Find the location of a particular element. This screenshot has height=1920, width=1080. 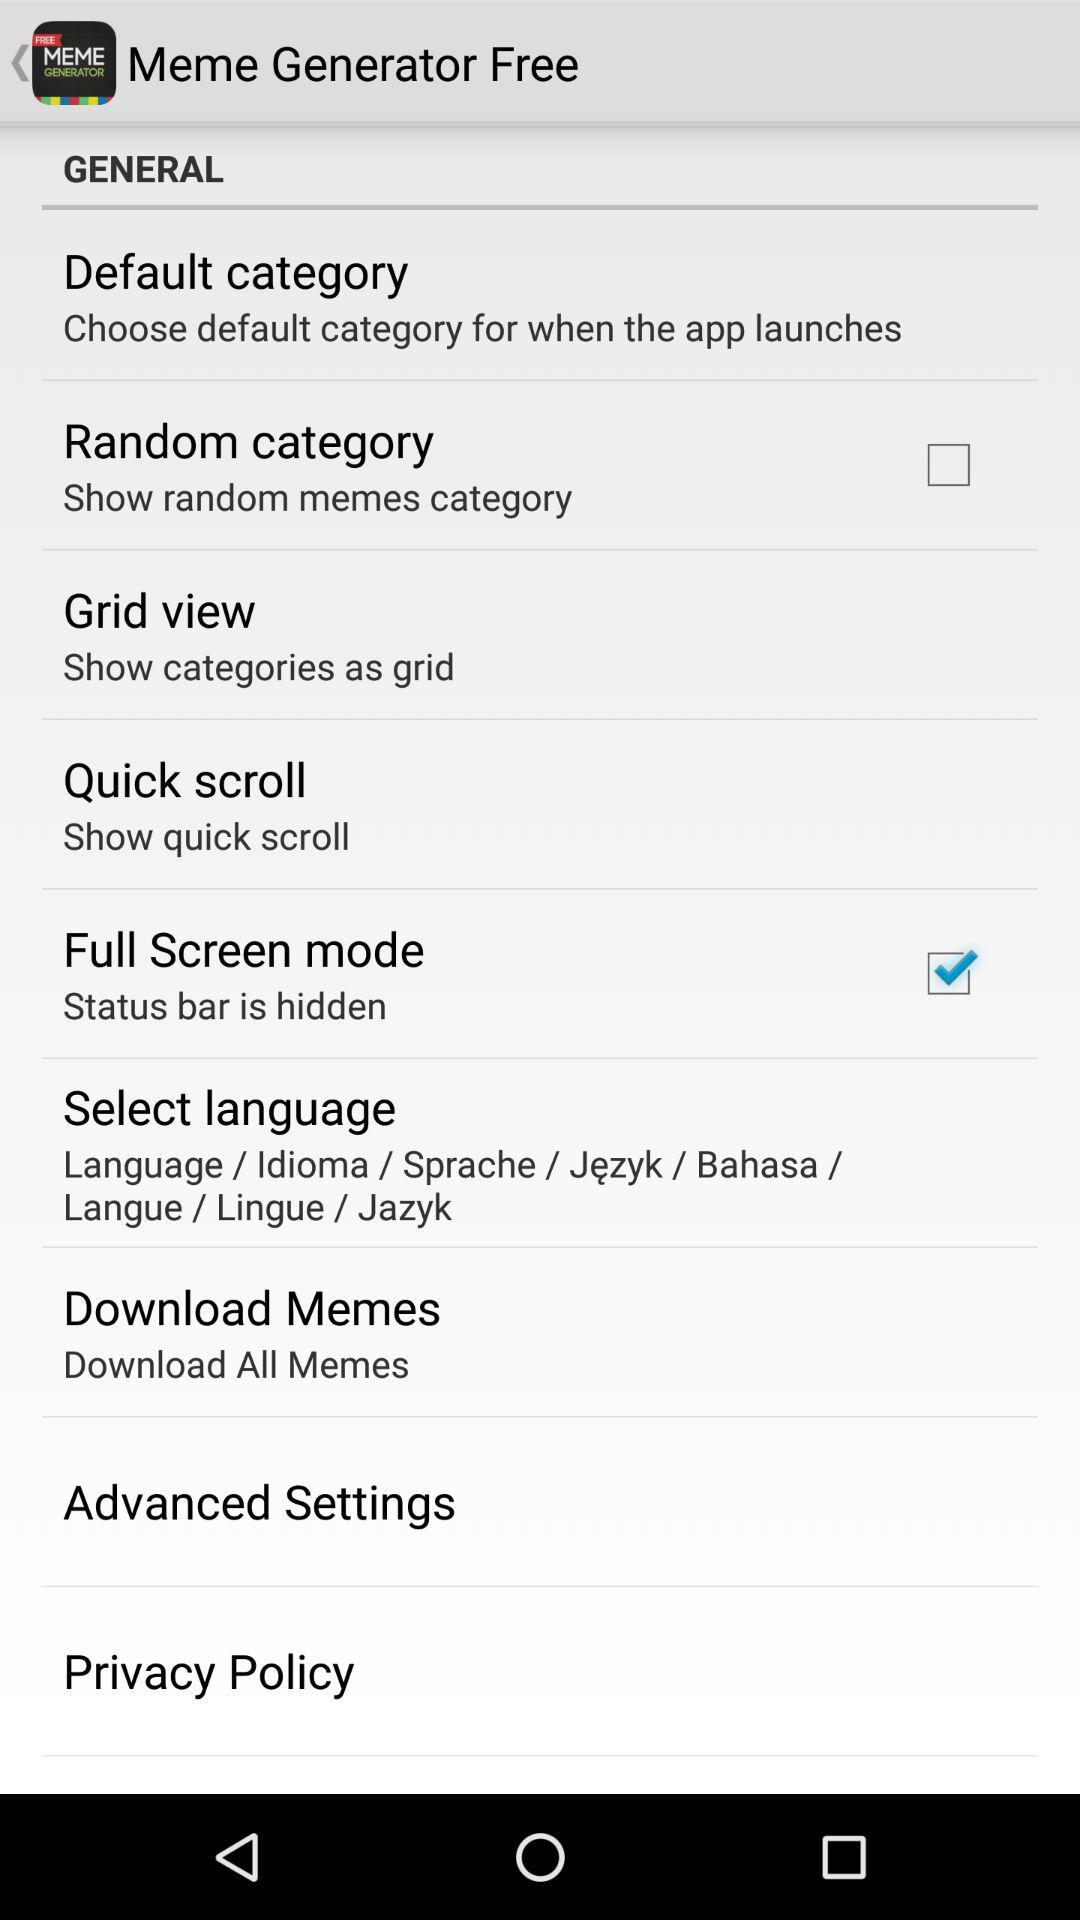

item below select language item is located at coordinates (525, 1184).